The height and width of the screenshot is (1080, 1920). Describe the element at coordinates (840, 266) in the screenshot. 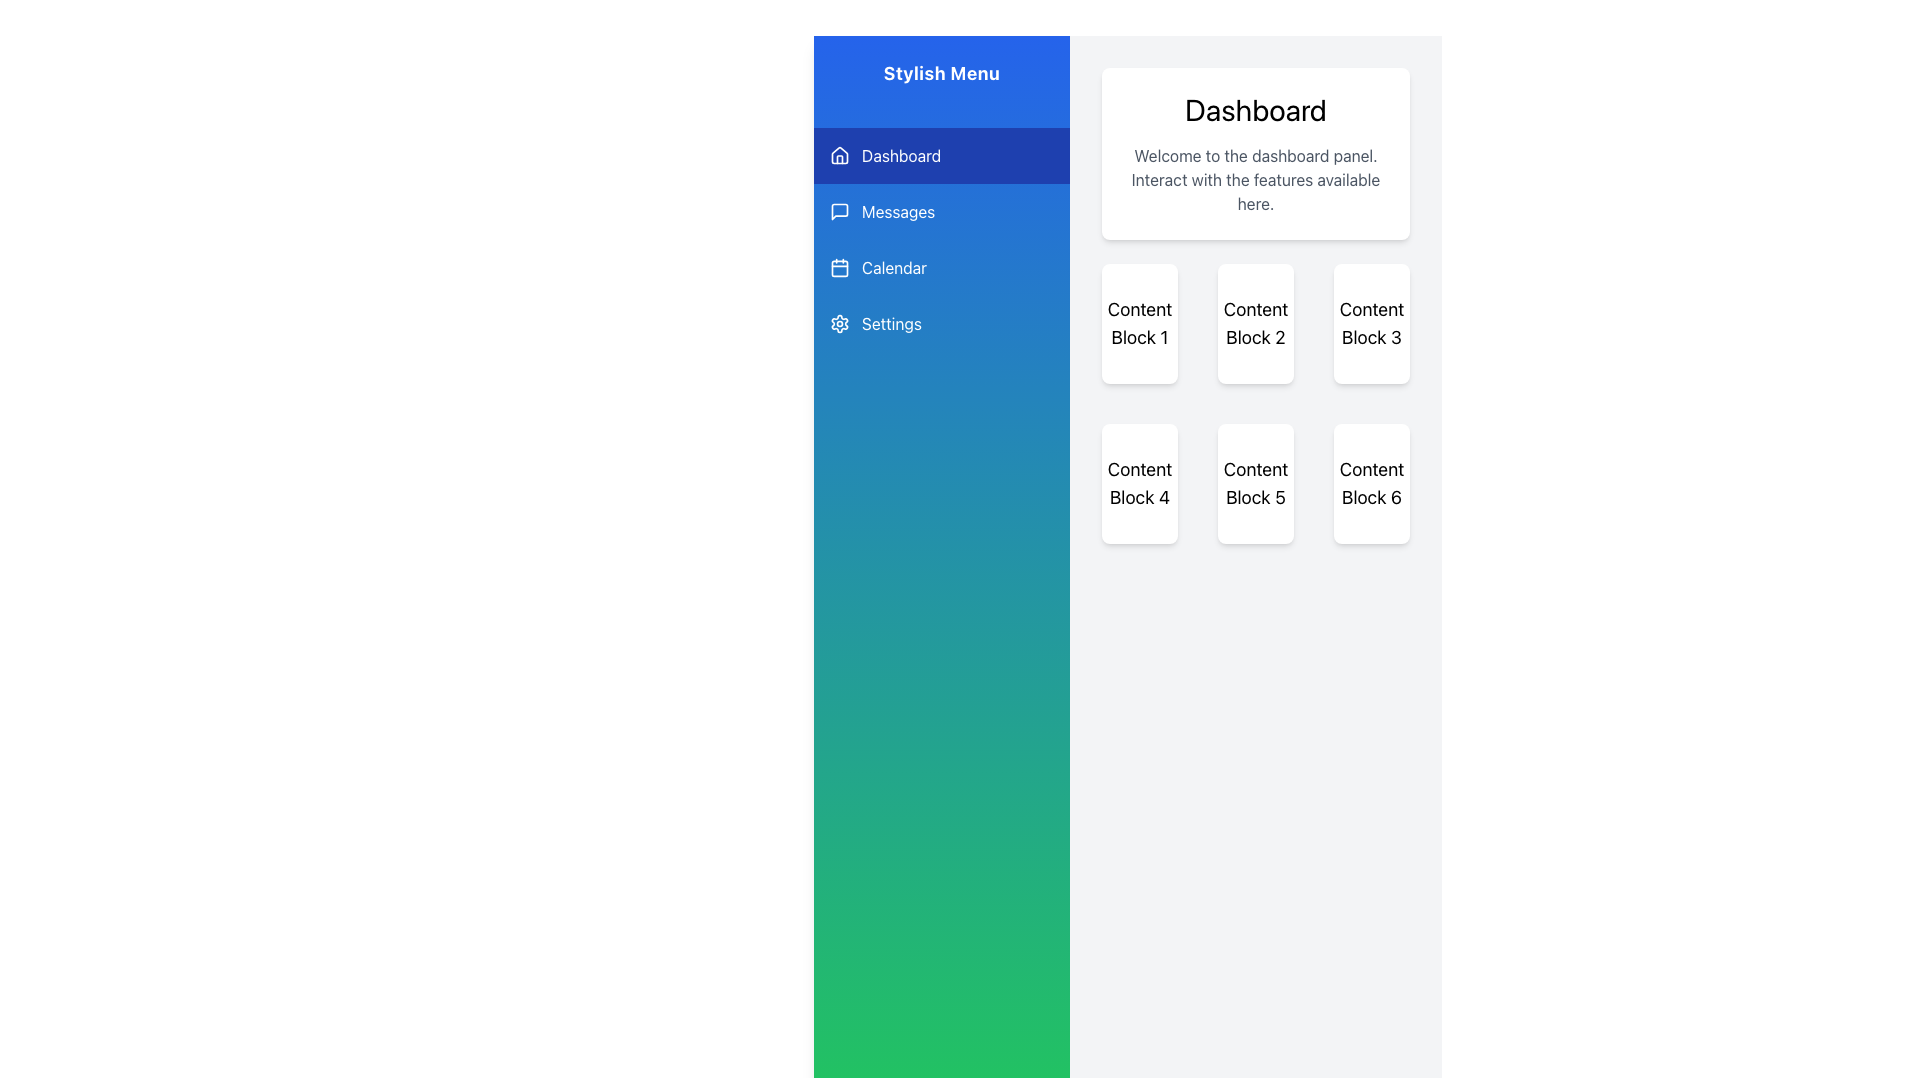

I see `the main body of the calendar representation in the vertical navigation menu on the left` at that location.